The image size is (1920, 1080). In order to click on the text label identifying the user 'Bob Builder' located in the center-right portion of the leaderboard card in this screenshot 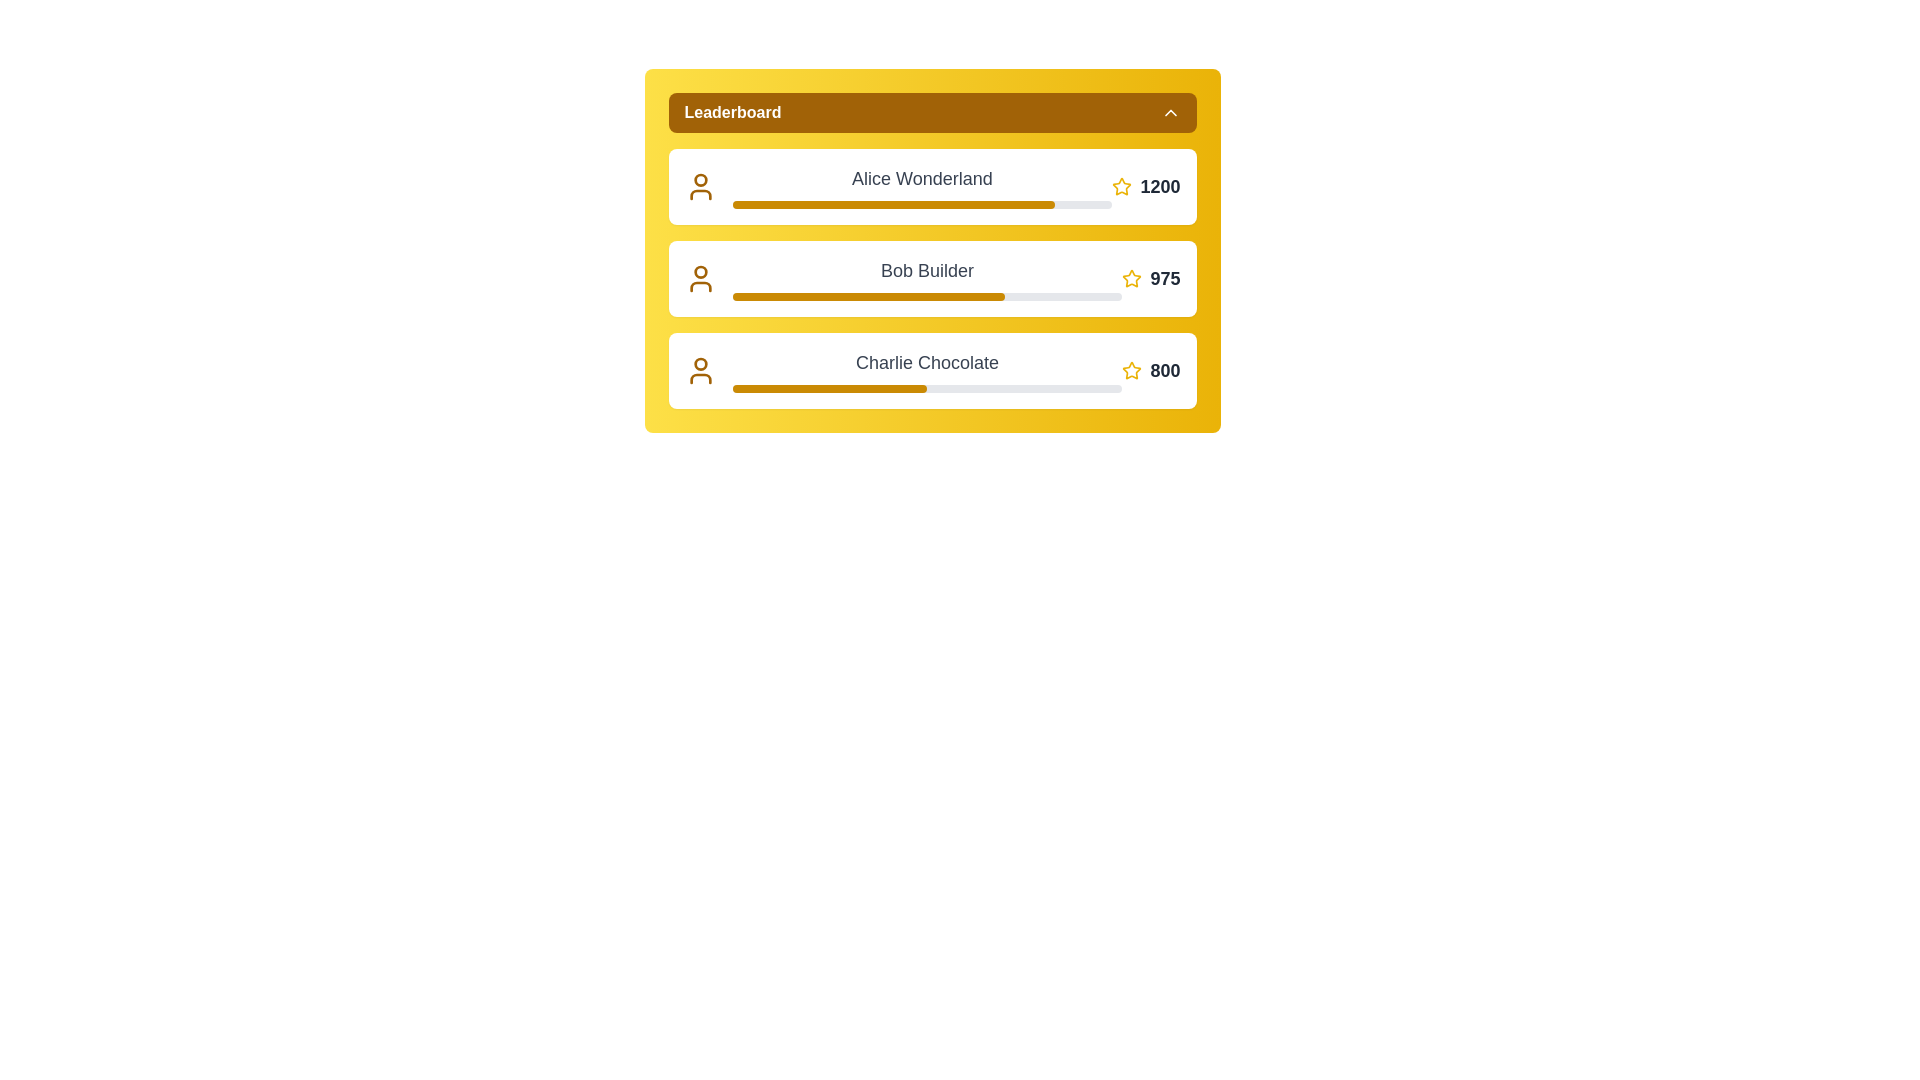, I will do `click(926, 278)`.